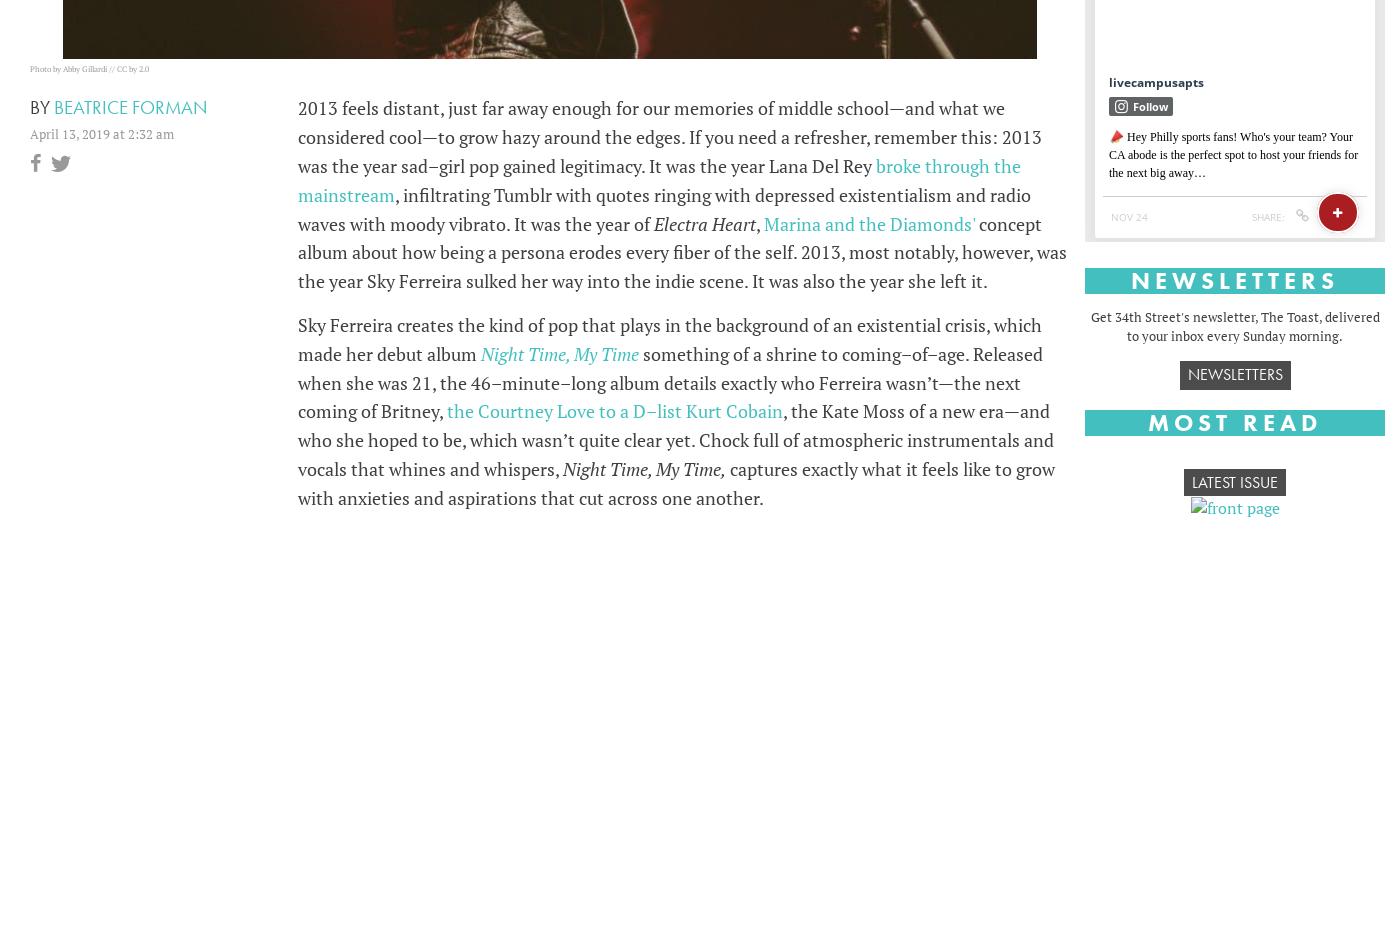 This screenshot has height=927, width=1400. Describe the element at coordinates (131, 106) in the screenshot. I see `'BEATRICE FORMAN'` at that location.